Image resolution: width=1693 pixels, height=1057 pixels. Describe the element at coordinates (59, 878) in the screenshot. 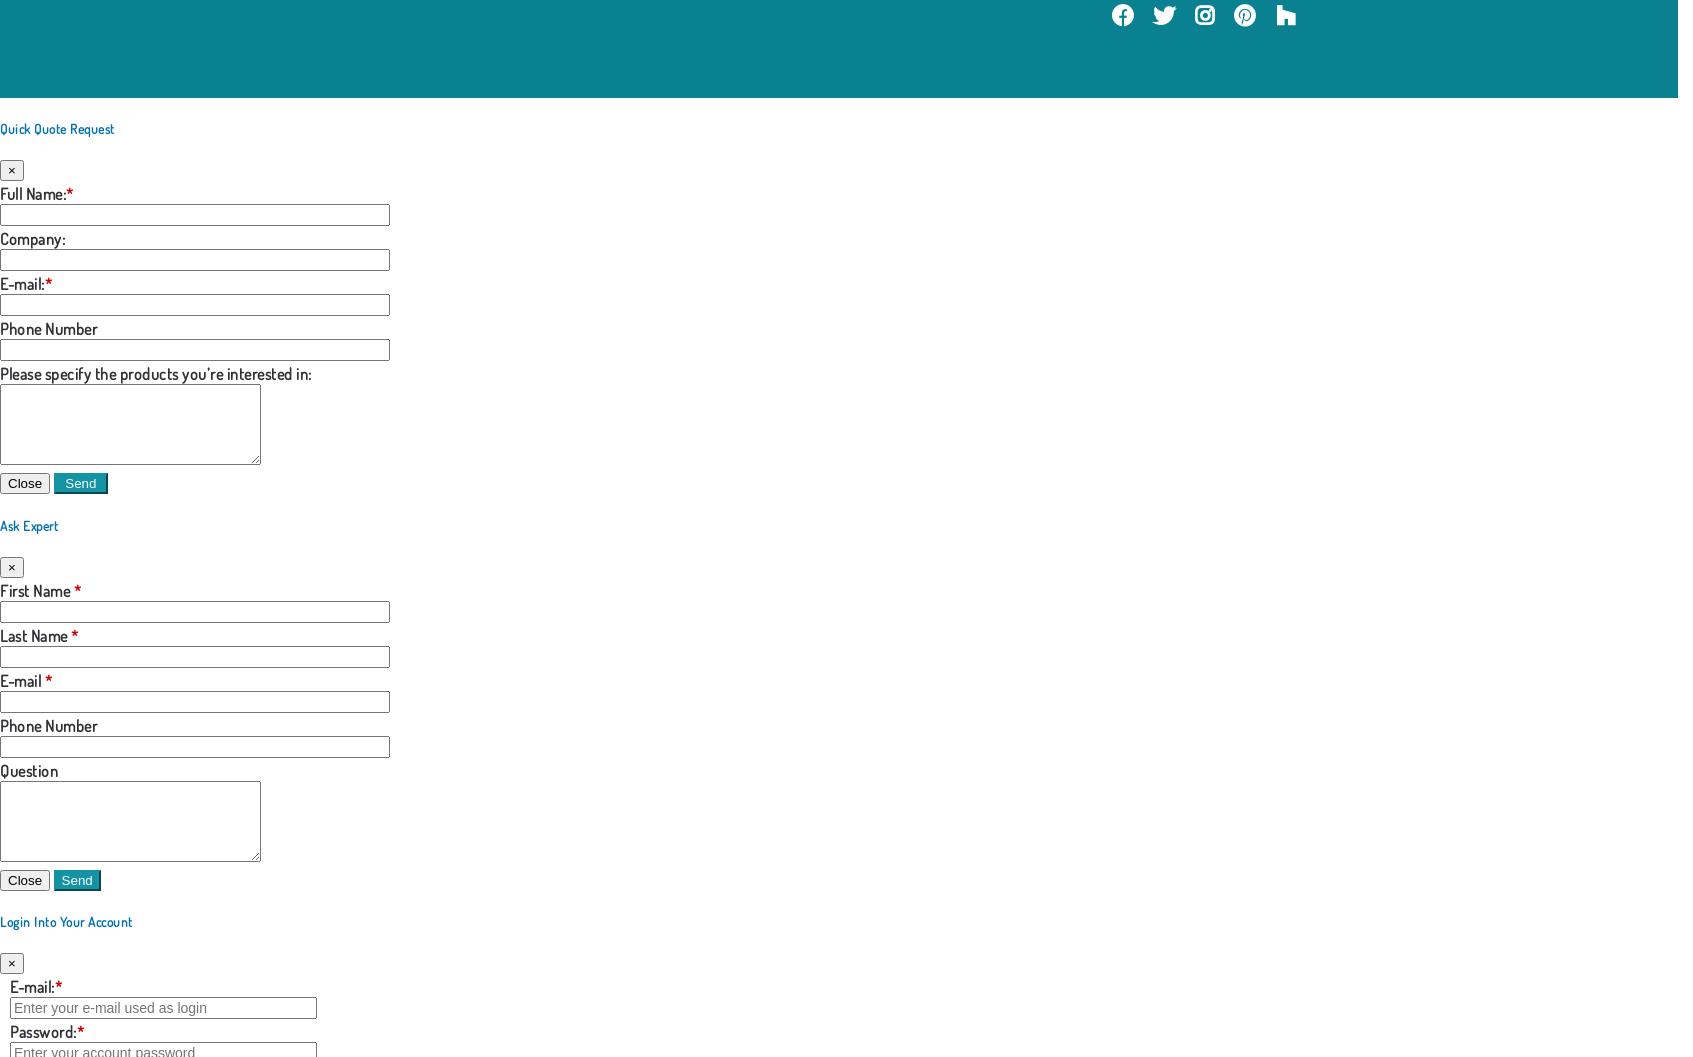

I see `'Send'` at that location.